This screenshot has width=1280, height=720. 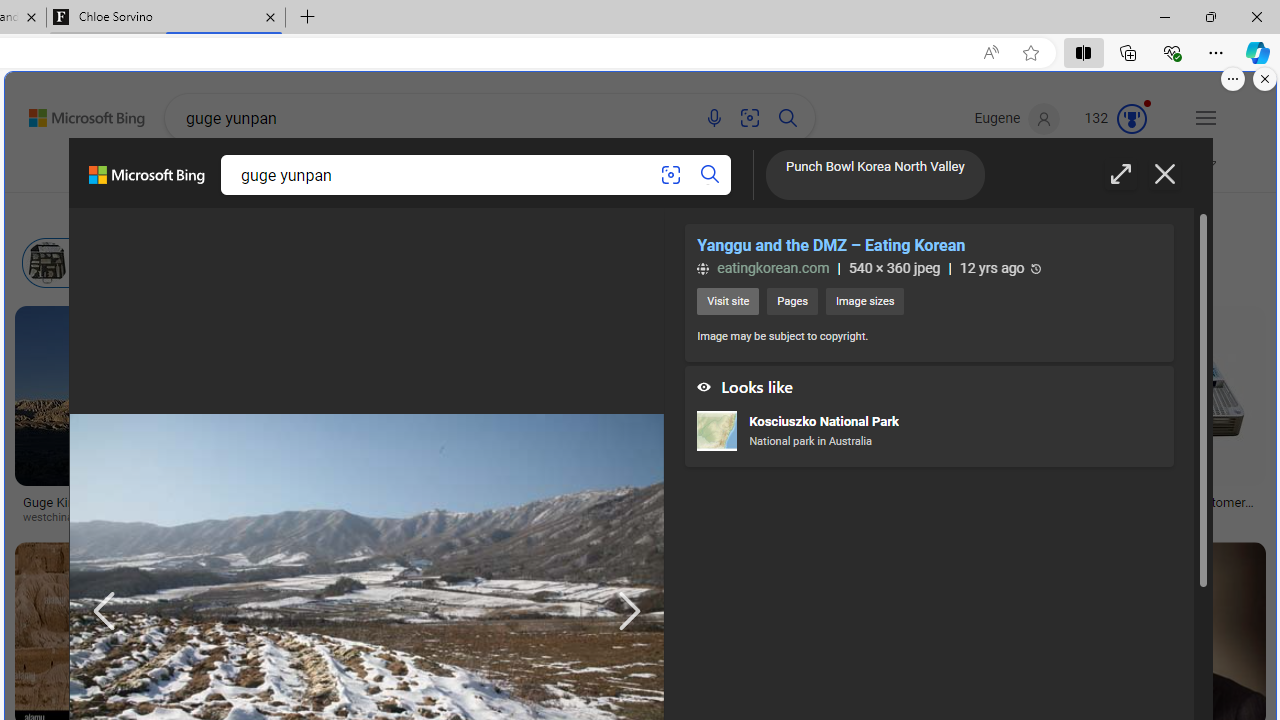 What do you see at coordinates (670, 174) in the screenshot?
I see `'Search using an image'` at bounding box center [670, 174].